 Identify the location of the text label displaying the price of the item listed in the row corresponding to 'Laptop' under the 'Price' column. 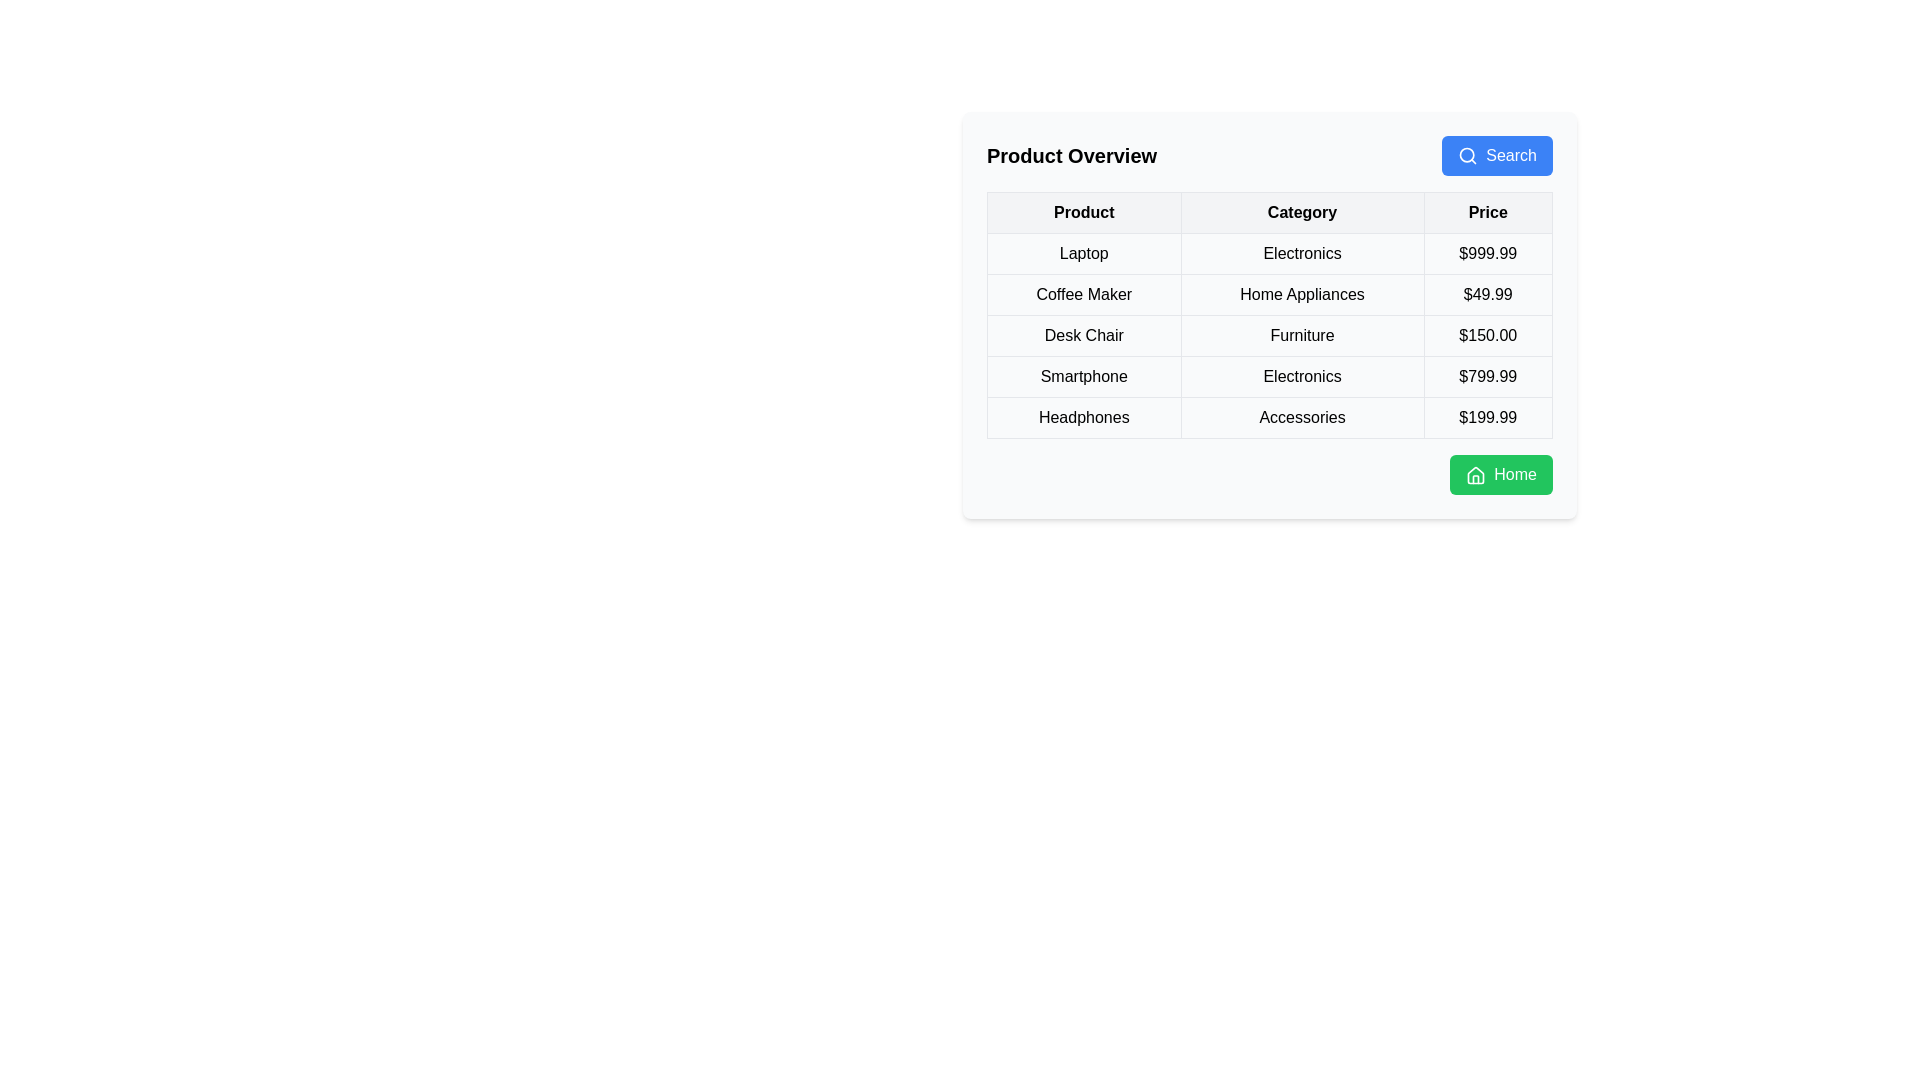
(1488, 253).